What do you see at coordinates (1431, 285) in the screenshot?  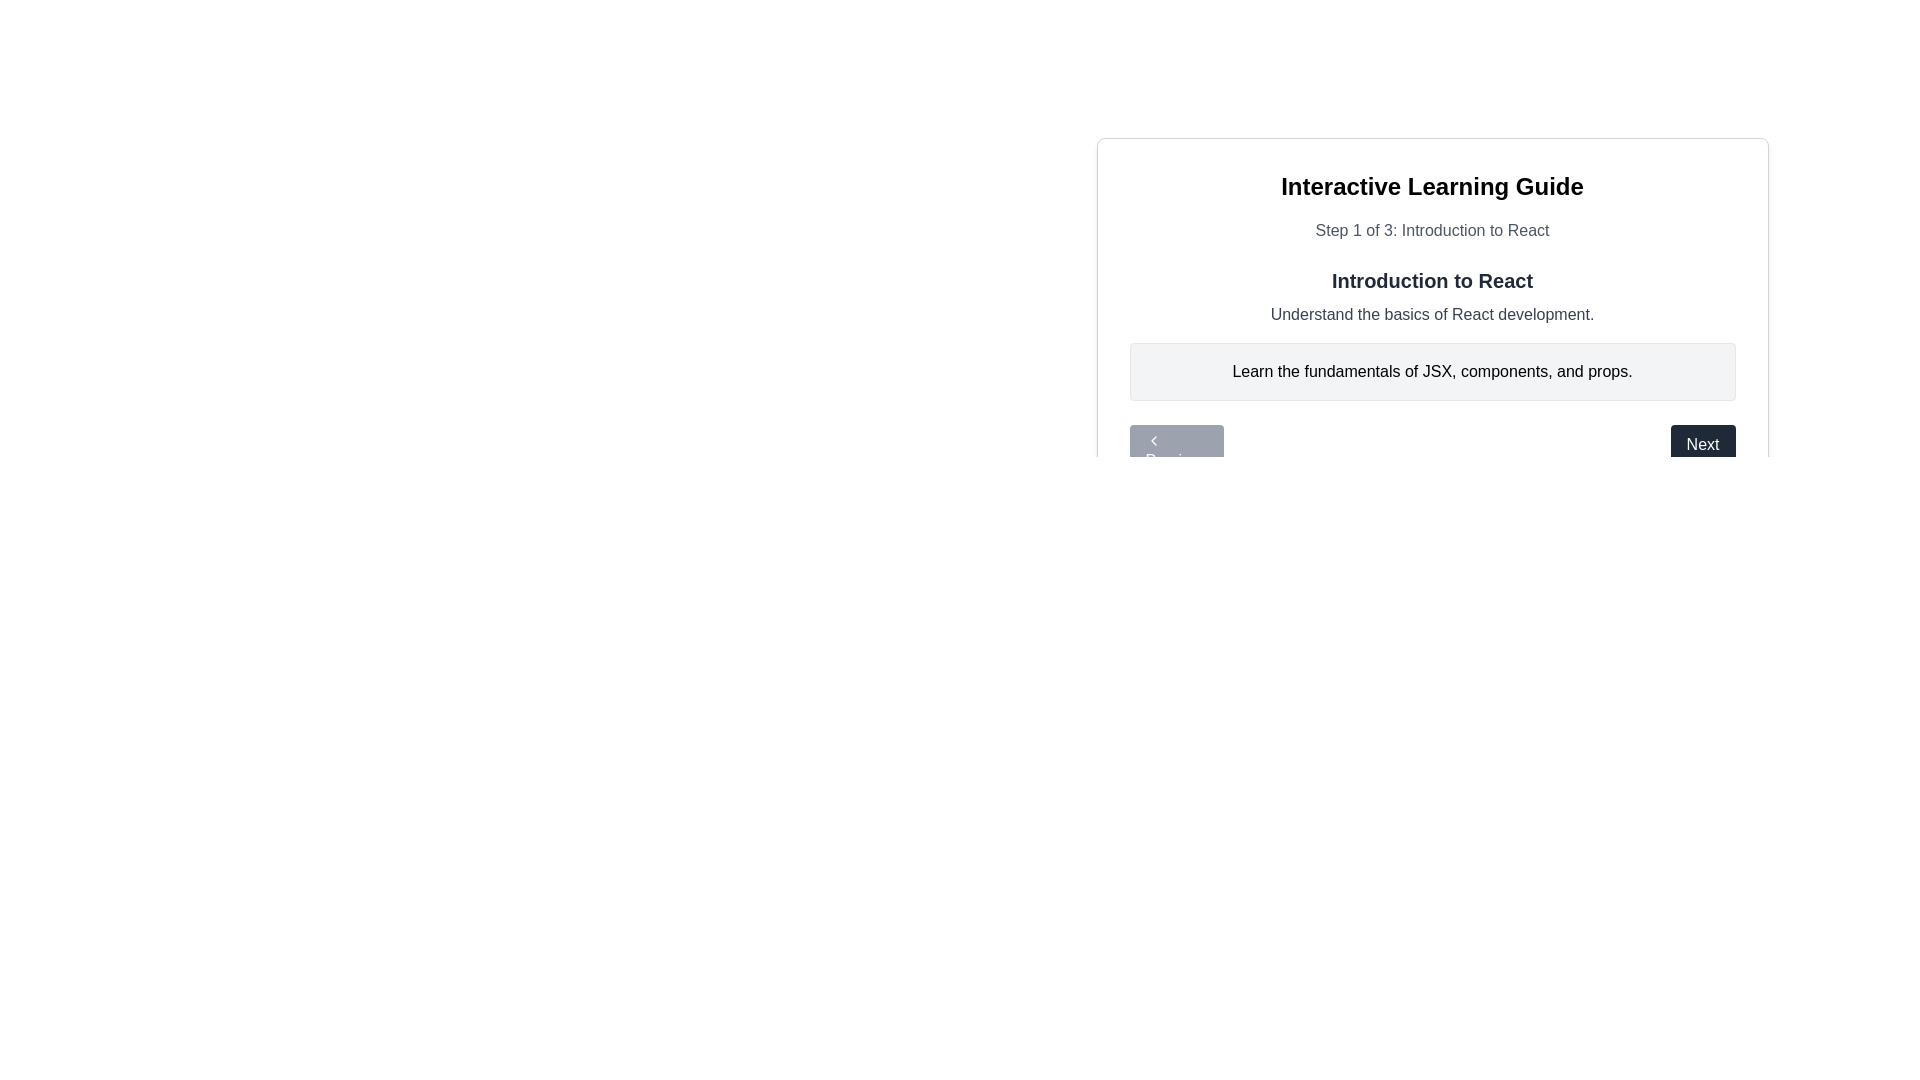 I see `the 'Interactive Learning Guide' interface, which displays the title 'Introduction to React' and step information 'Step 1 of 3: Introduction to React'` at bounding box center [1431, 285].